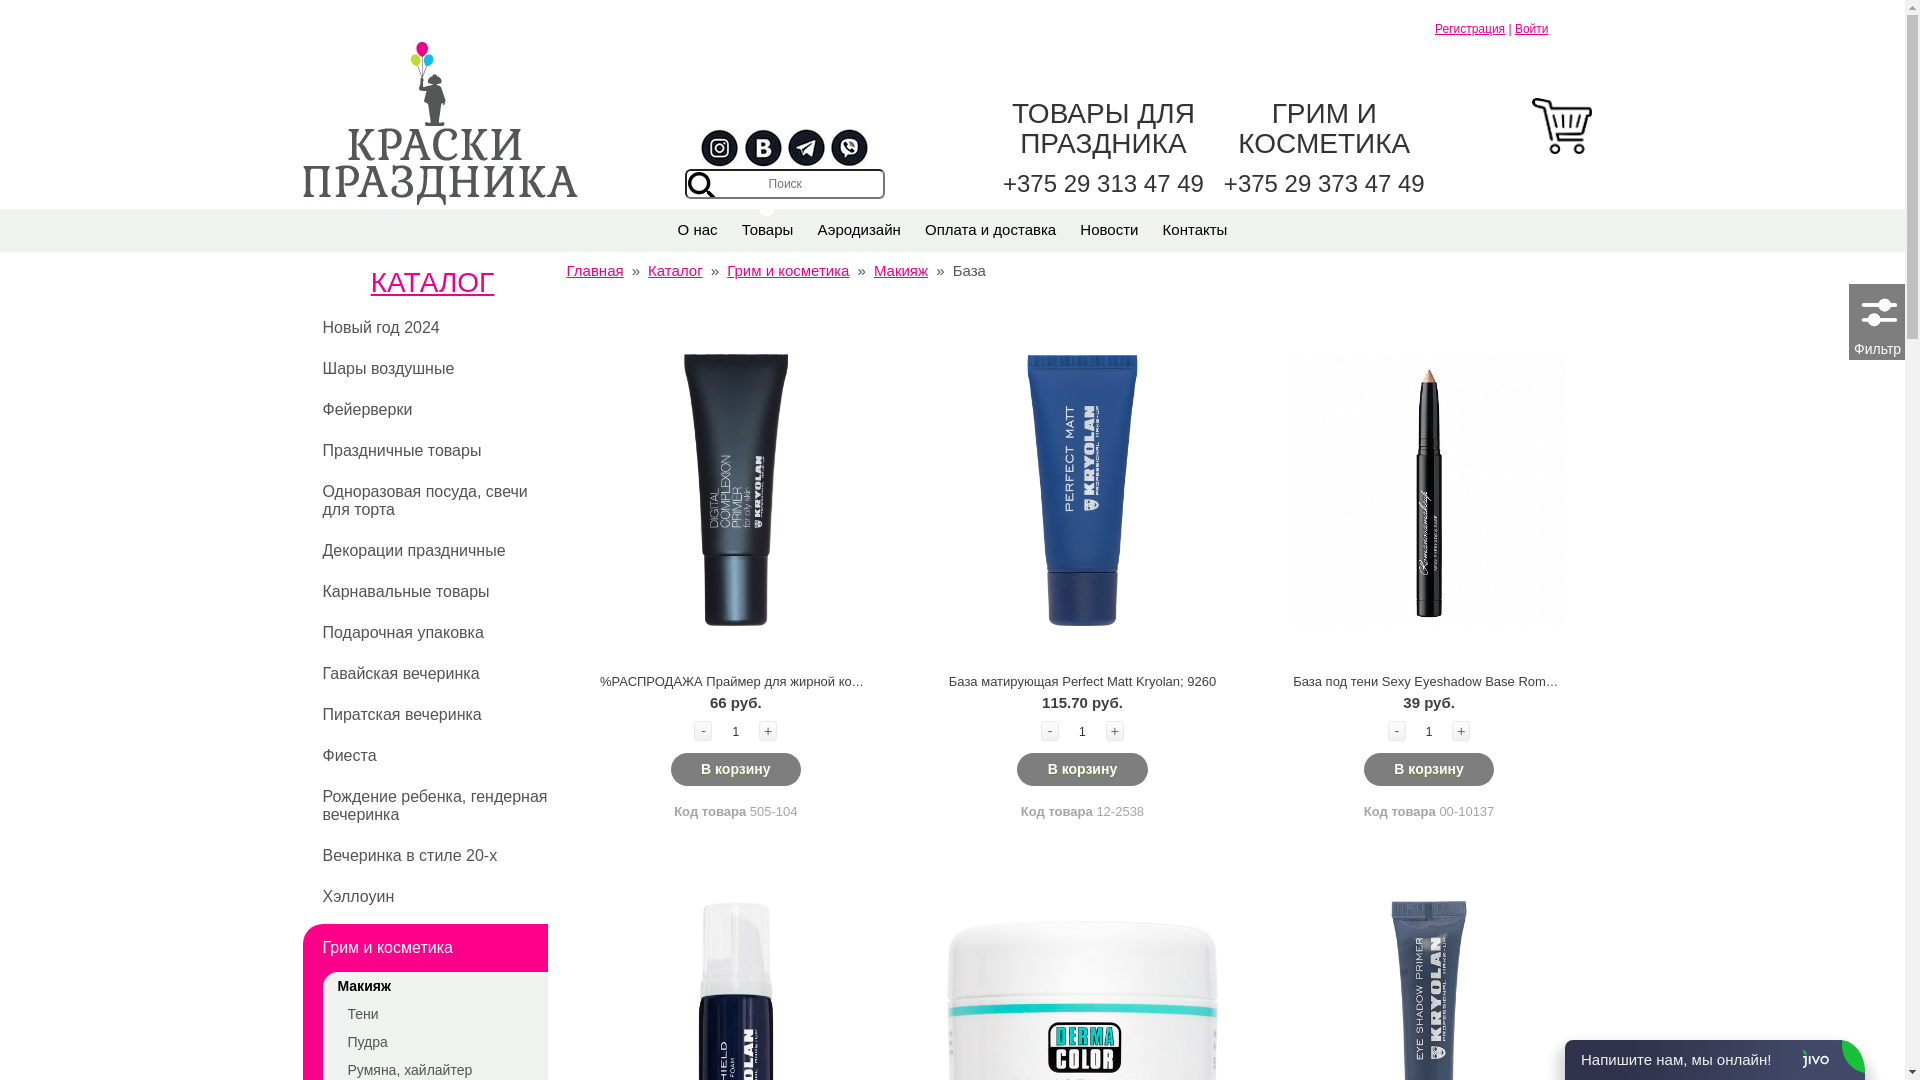 The width and height of the screenshot is (1920, 1080). What do you see at coordinates (806, 148) in the screenshot?
I see `'telegram'` at bounding box center [806, 148].